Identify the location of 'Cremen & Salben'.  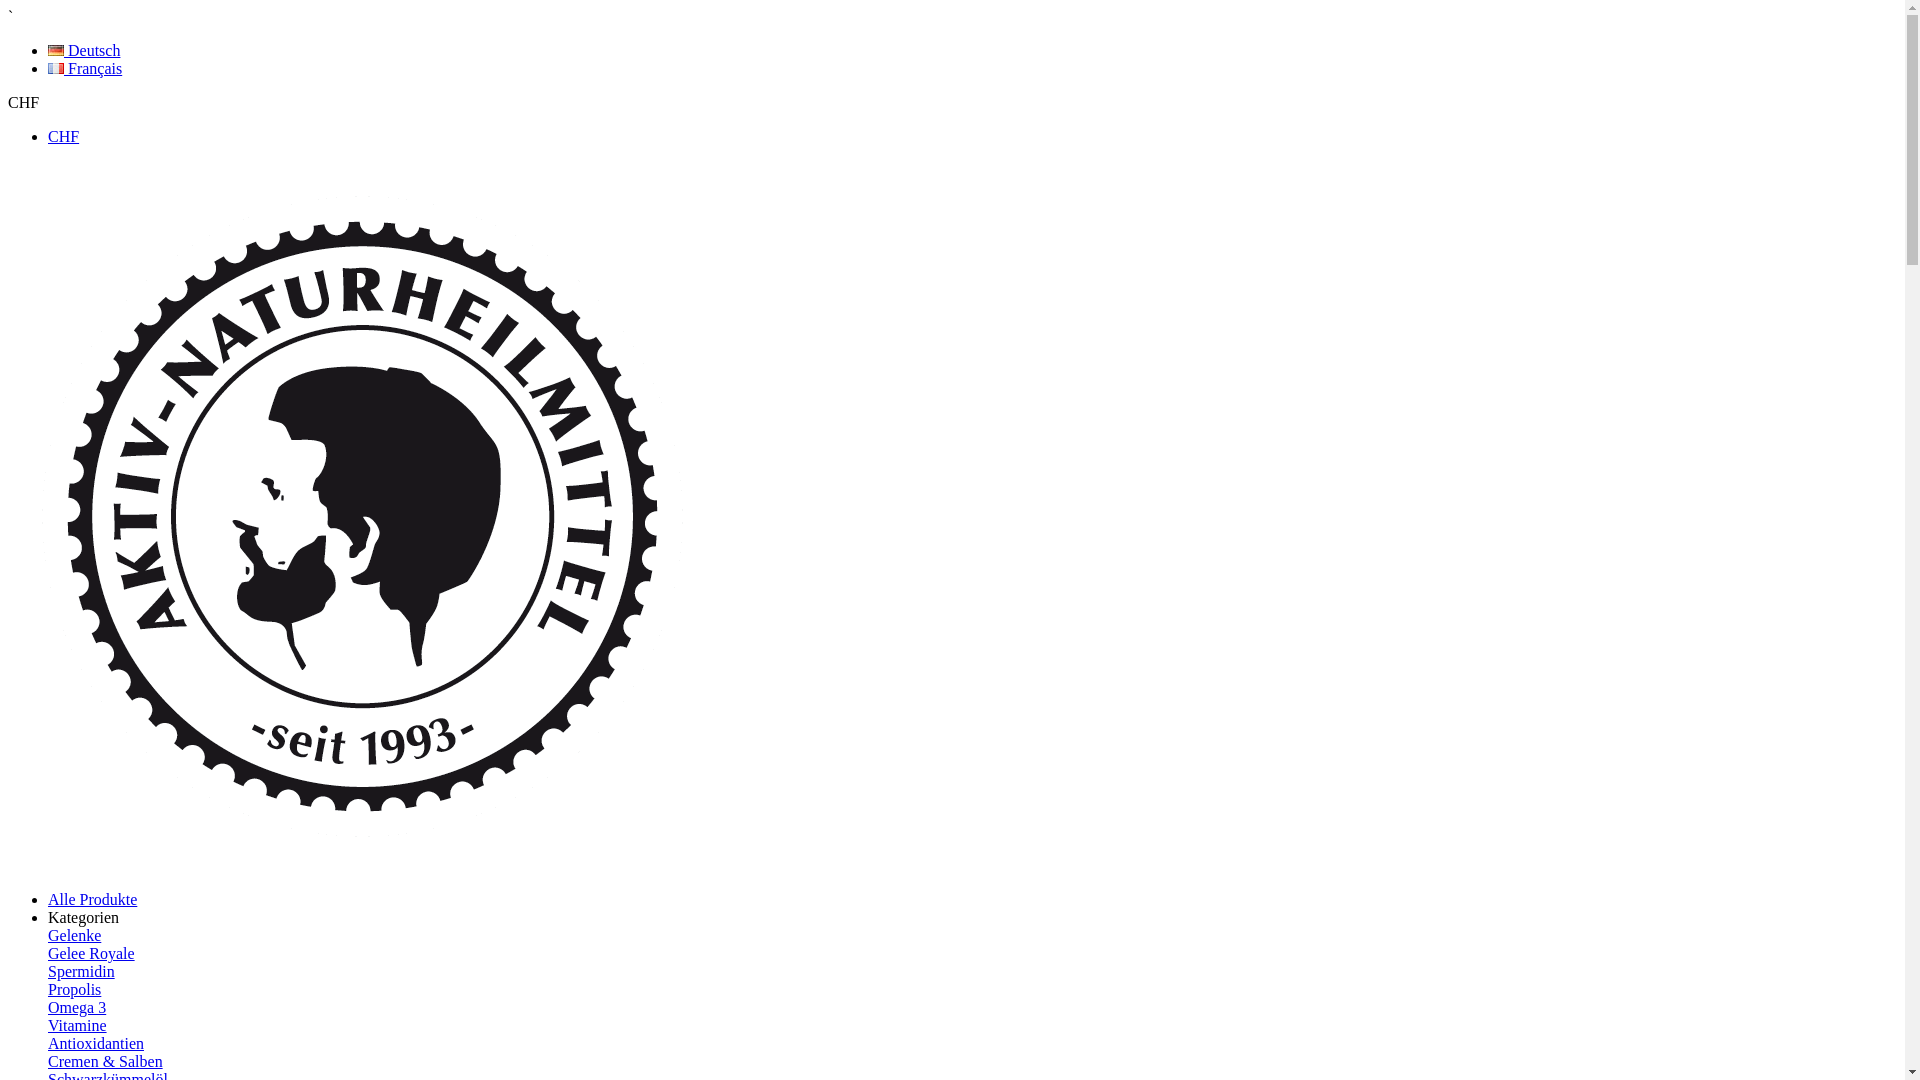
(104, 1060).